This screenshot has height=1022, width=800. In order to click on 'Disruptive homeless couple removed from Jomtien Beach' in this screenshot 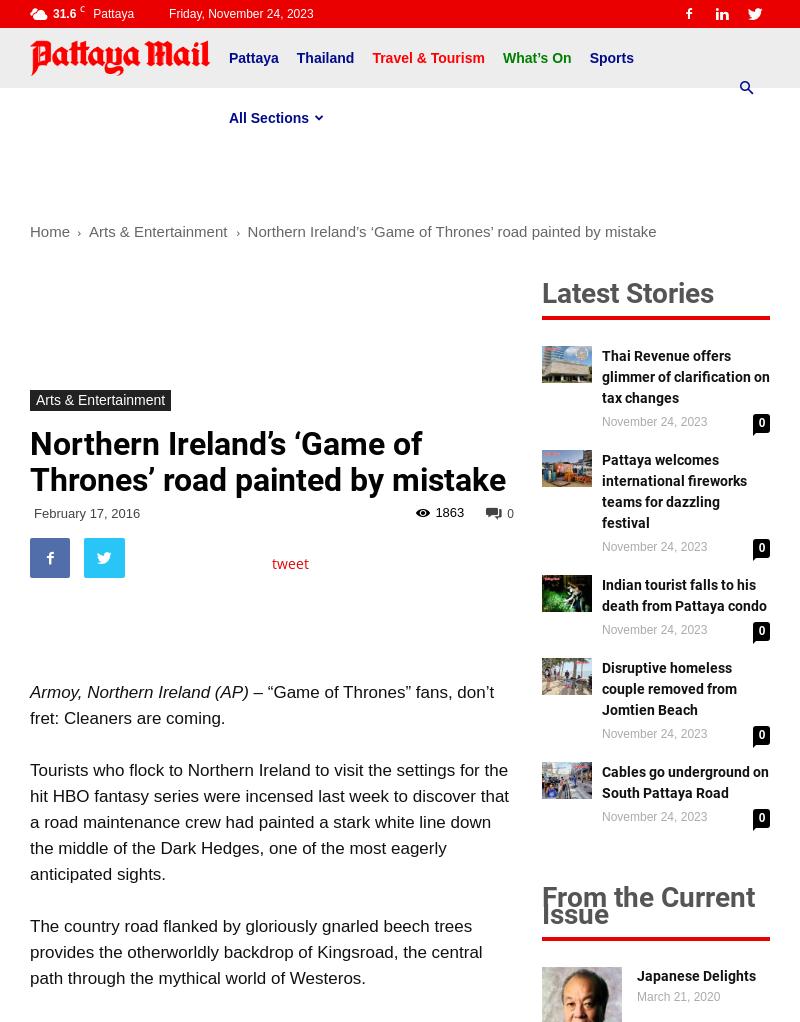, I will do `click(669, 688)`.